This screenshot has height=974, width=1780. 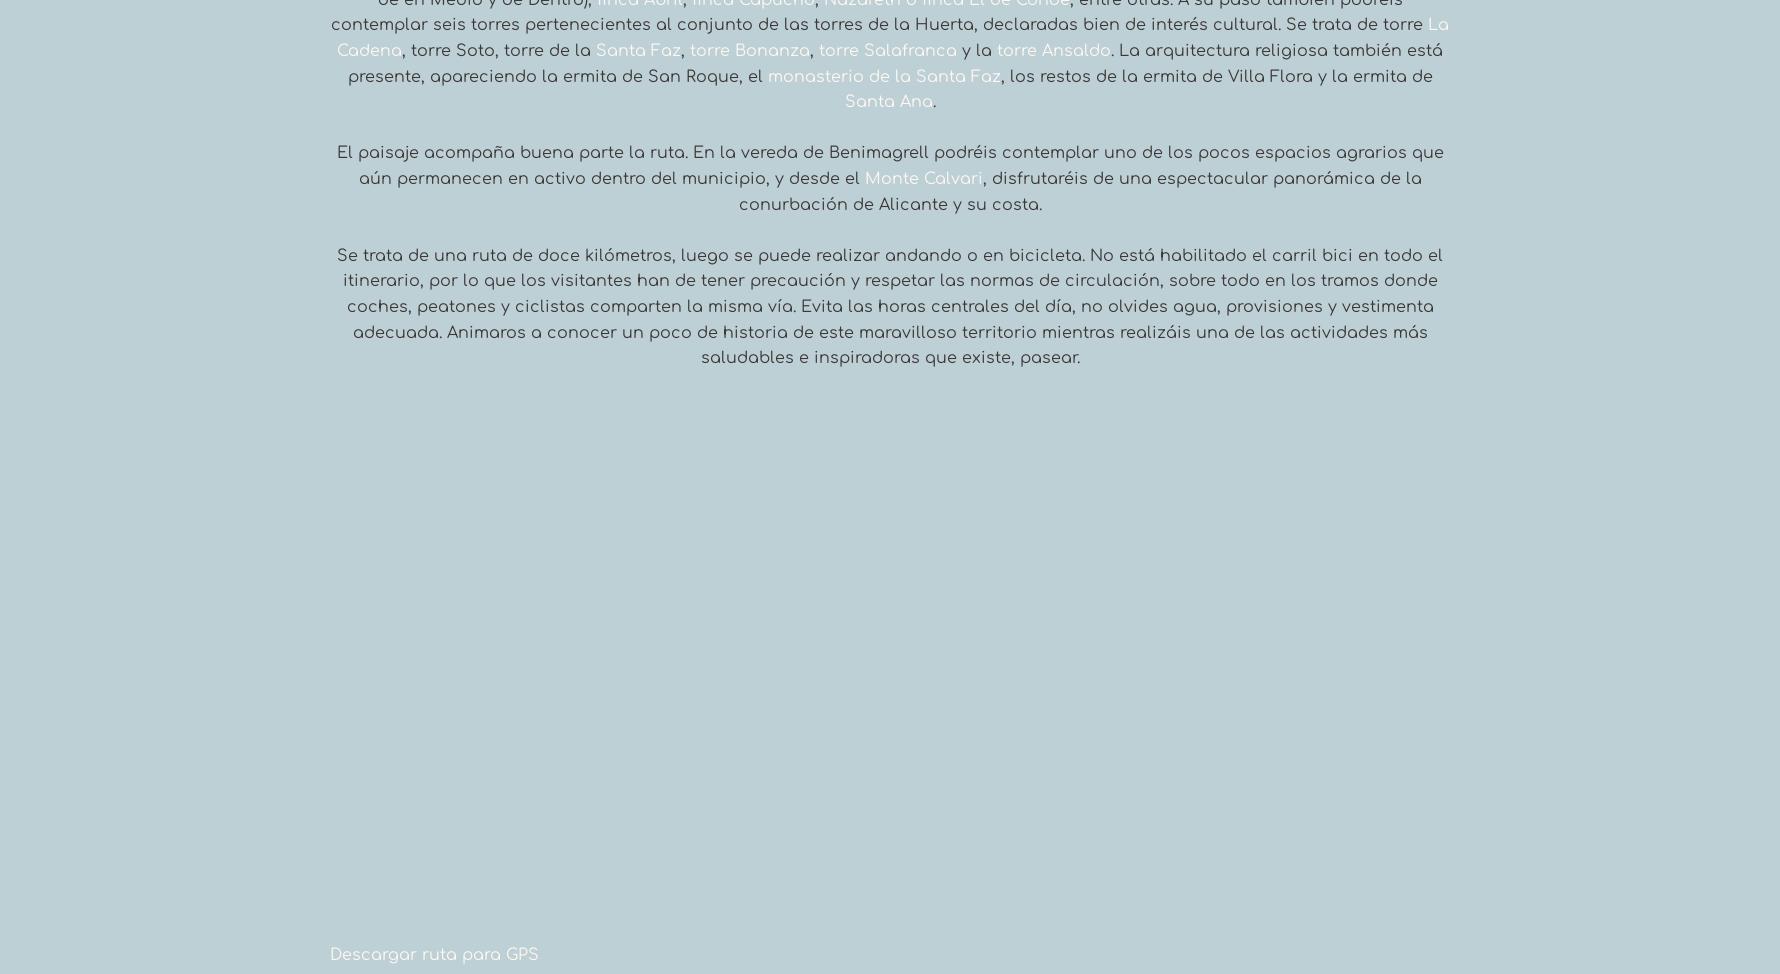 What do you see at coordinates (976, 51) in the screenshot?
I see `'y la'` at bounding box center [976, 51].